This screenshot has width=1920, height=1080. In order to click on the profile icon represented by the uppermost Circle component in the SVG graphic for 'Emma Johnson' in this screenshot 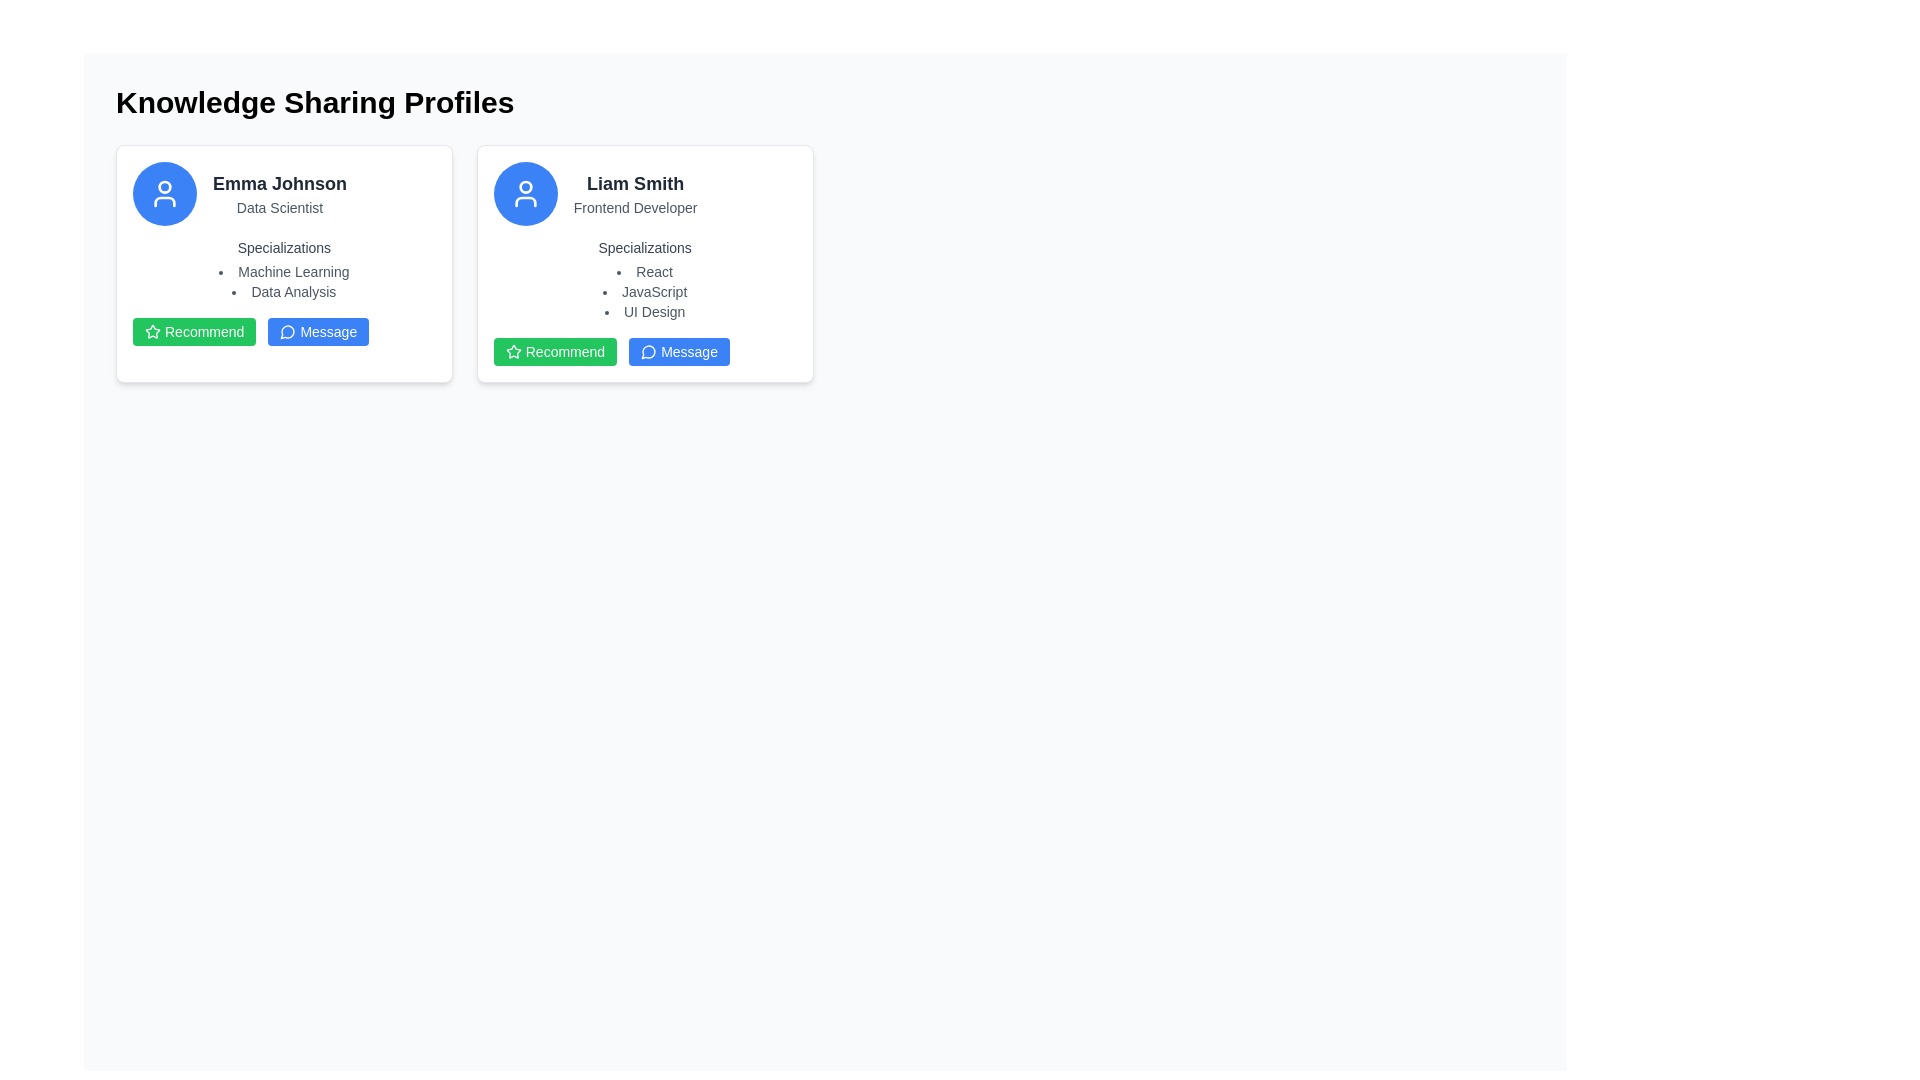, I will do `click(164, 186)`.